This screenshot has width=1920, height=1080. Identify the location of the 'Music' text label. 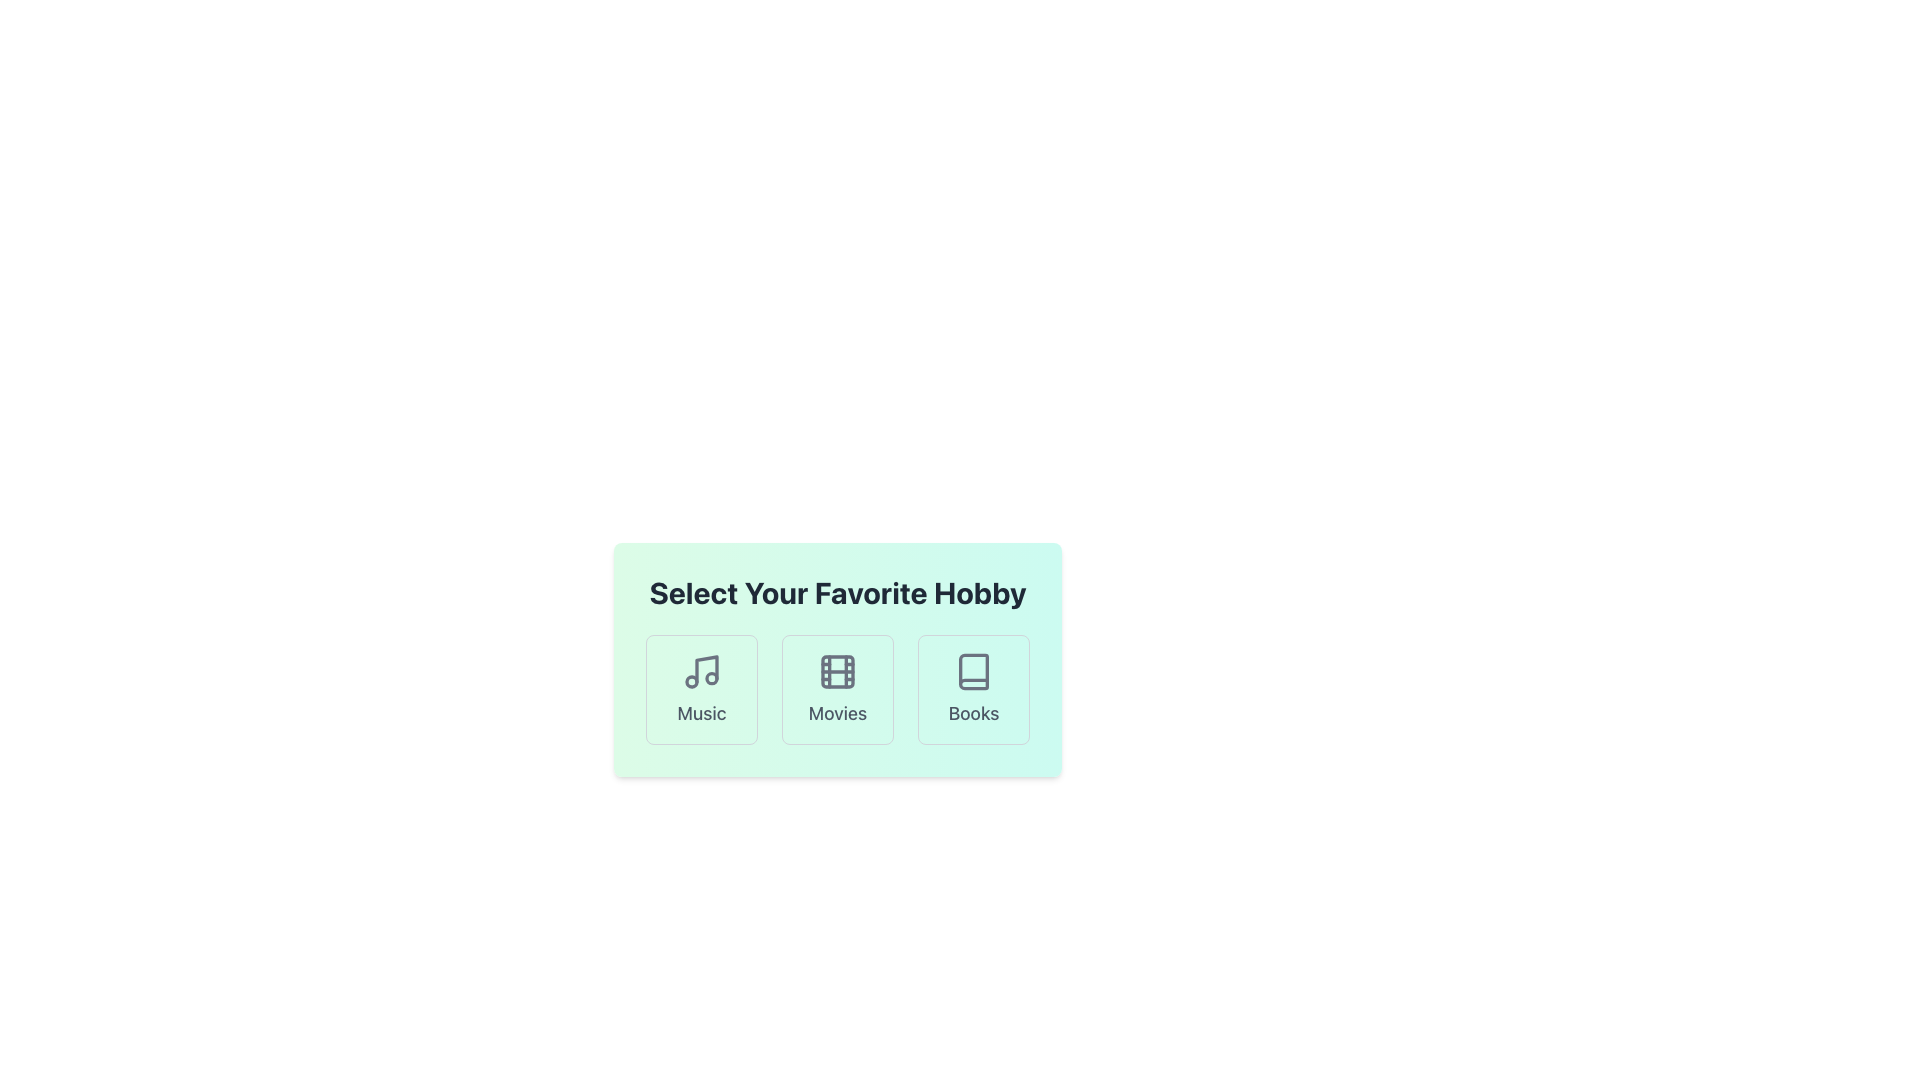
(701, 712).